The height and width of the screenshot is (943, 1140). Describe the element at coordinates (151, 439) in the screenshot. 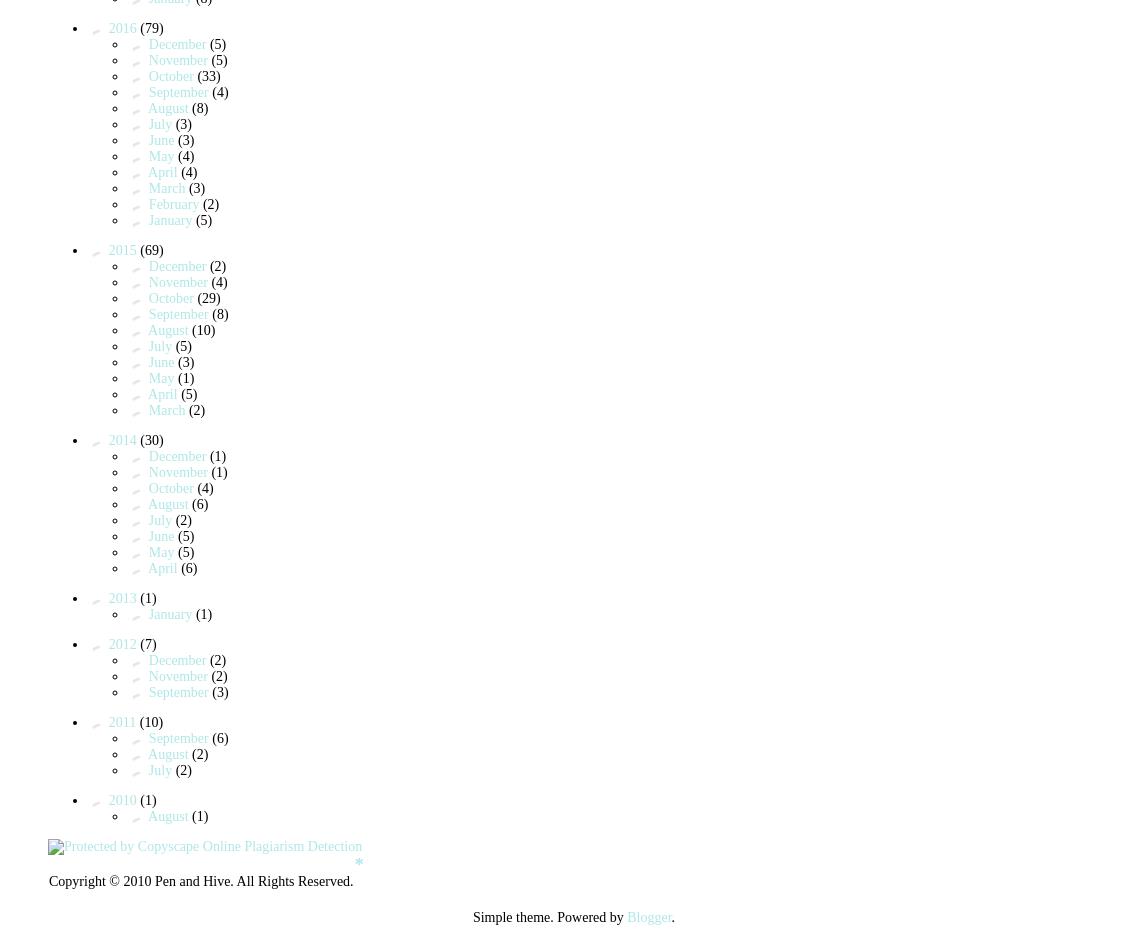

I see `'(30)'` at that location.